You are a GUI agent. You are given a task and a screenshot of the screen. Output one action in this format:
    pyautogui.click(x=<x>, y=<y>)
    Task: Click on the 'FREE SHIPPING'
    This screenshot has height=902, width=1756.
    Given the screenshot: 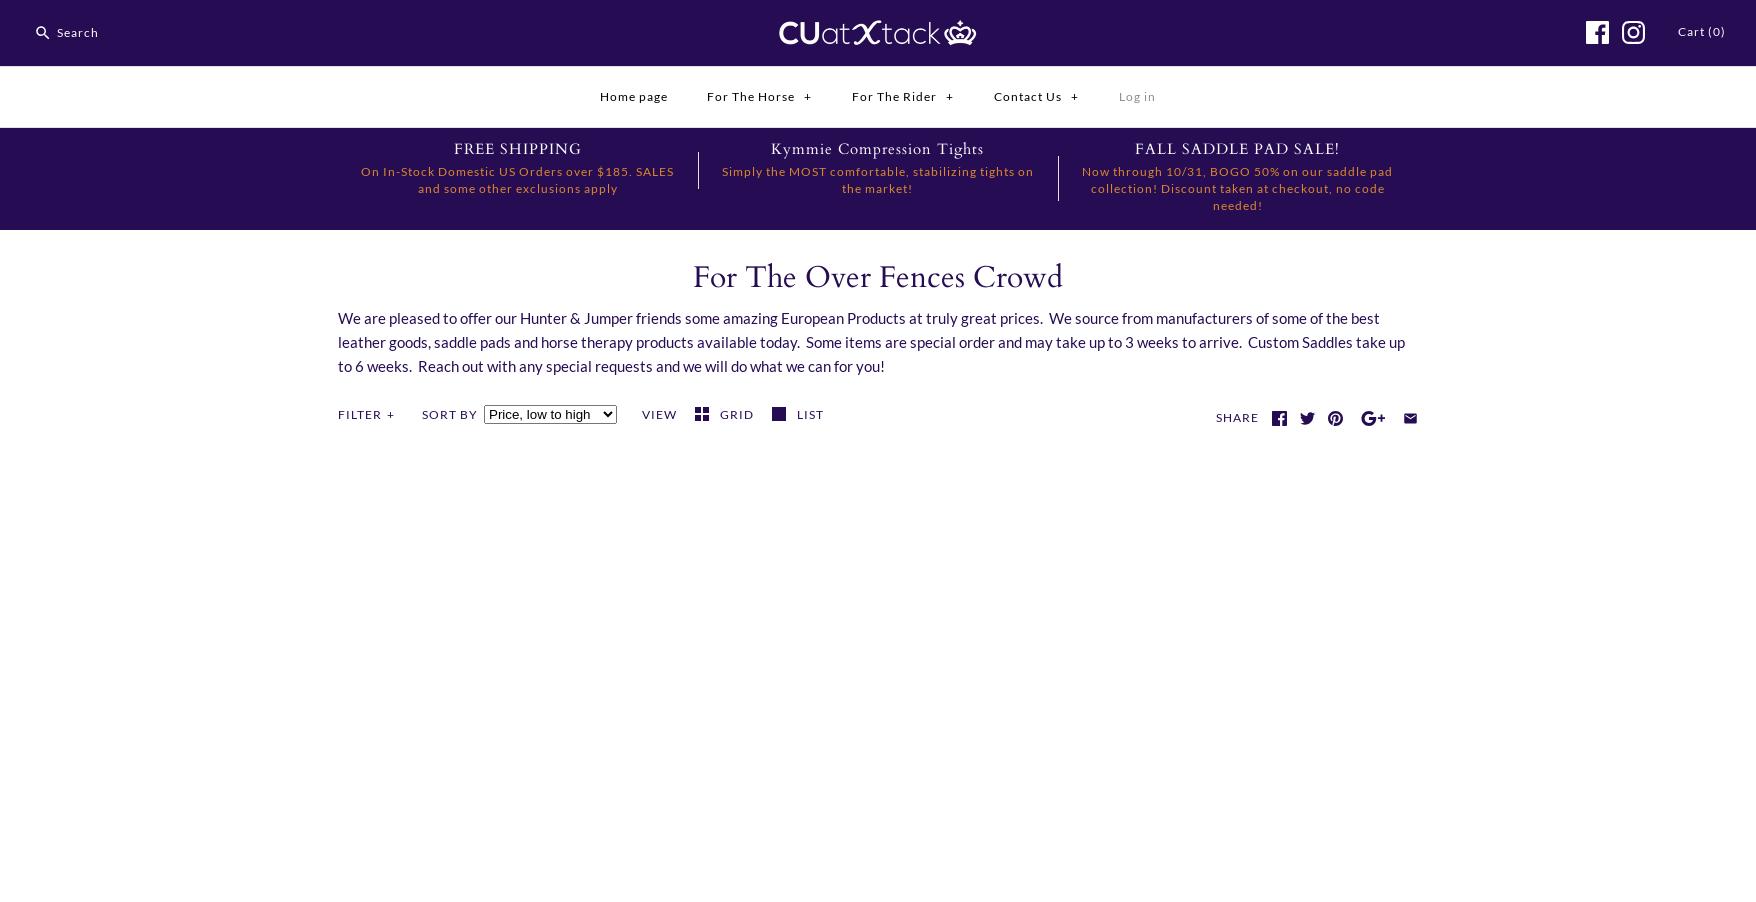 What is the action you would take?
    pyautogui.click(x=516, y=148)
    